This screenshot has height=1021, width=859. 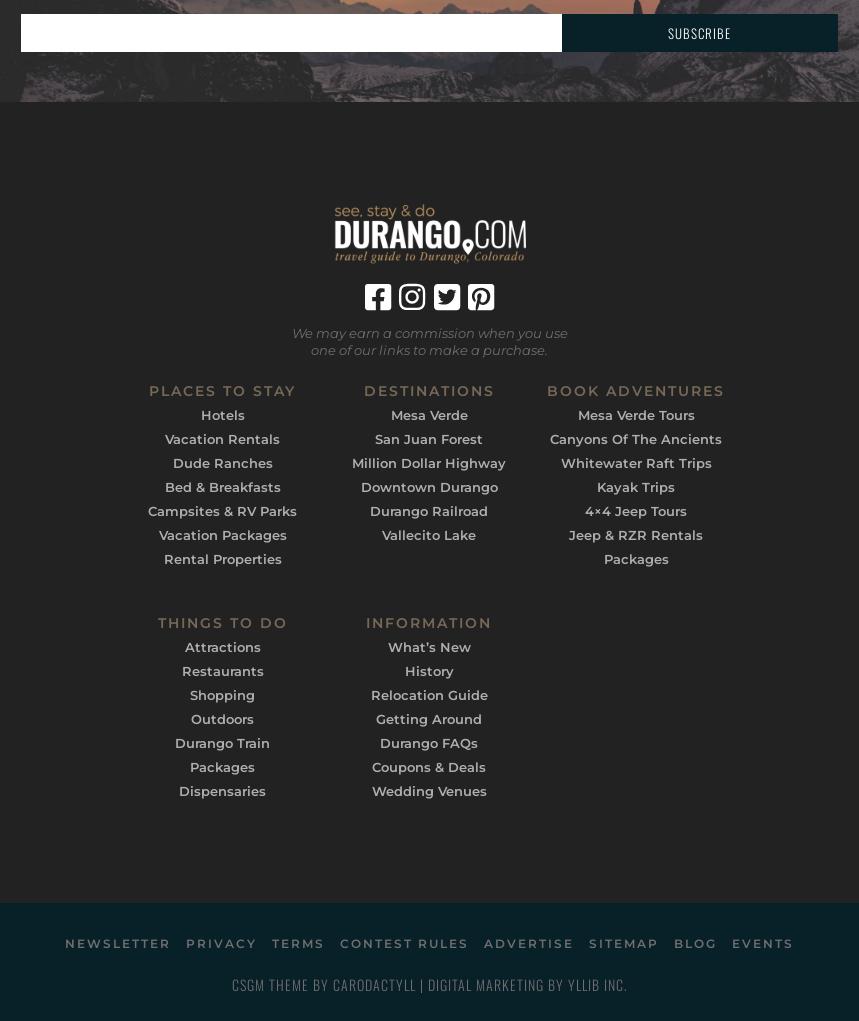 What do you see at coordinates (428, 644) in the screenshot?
I see `'What’s New'` at bounding box center [428, 644].